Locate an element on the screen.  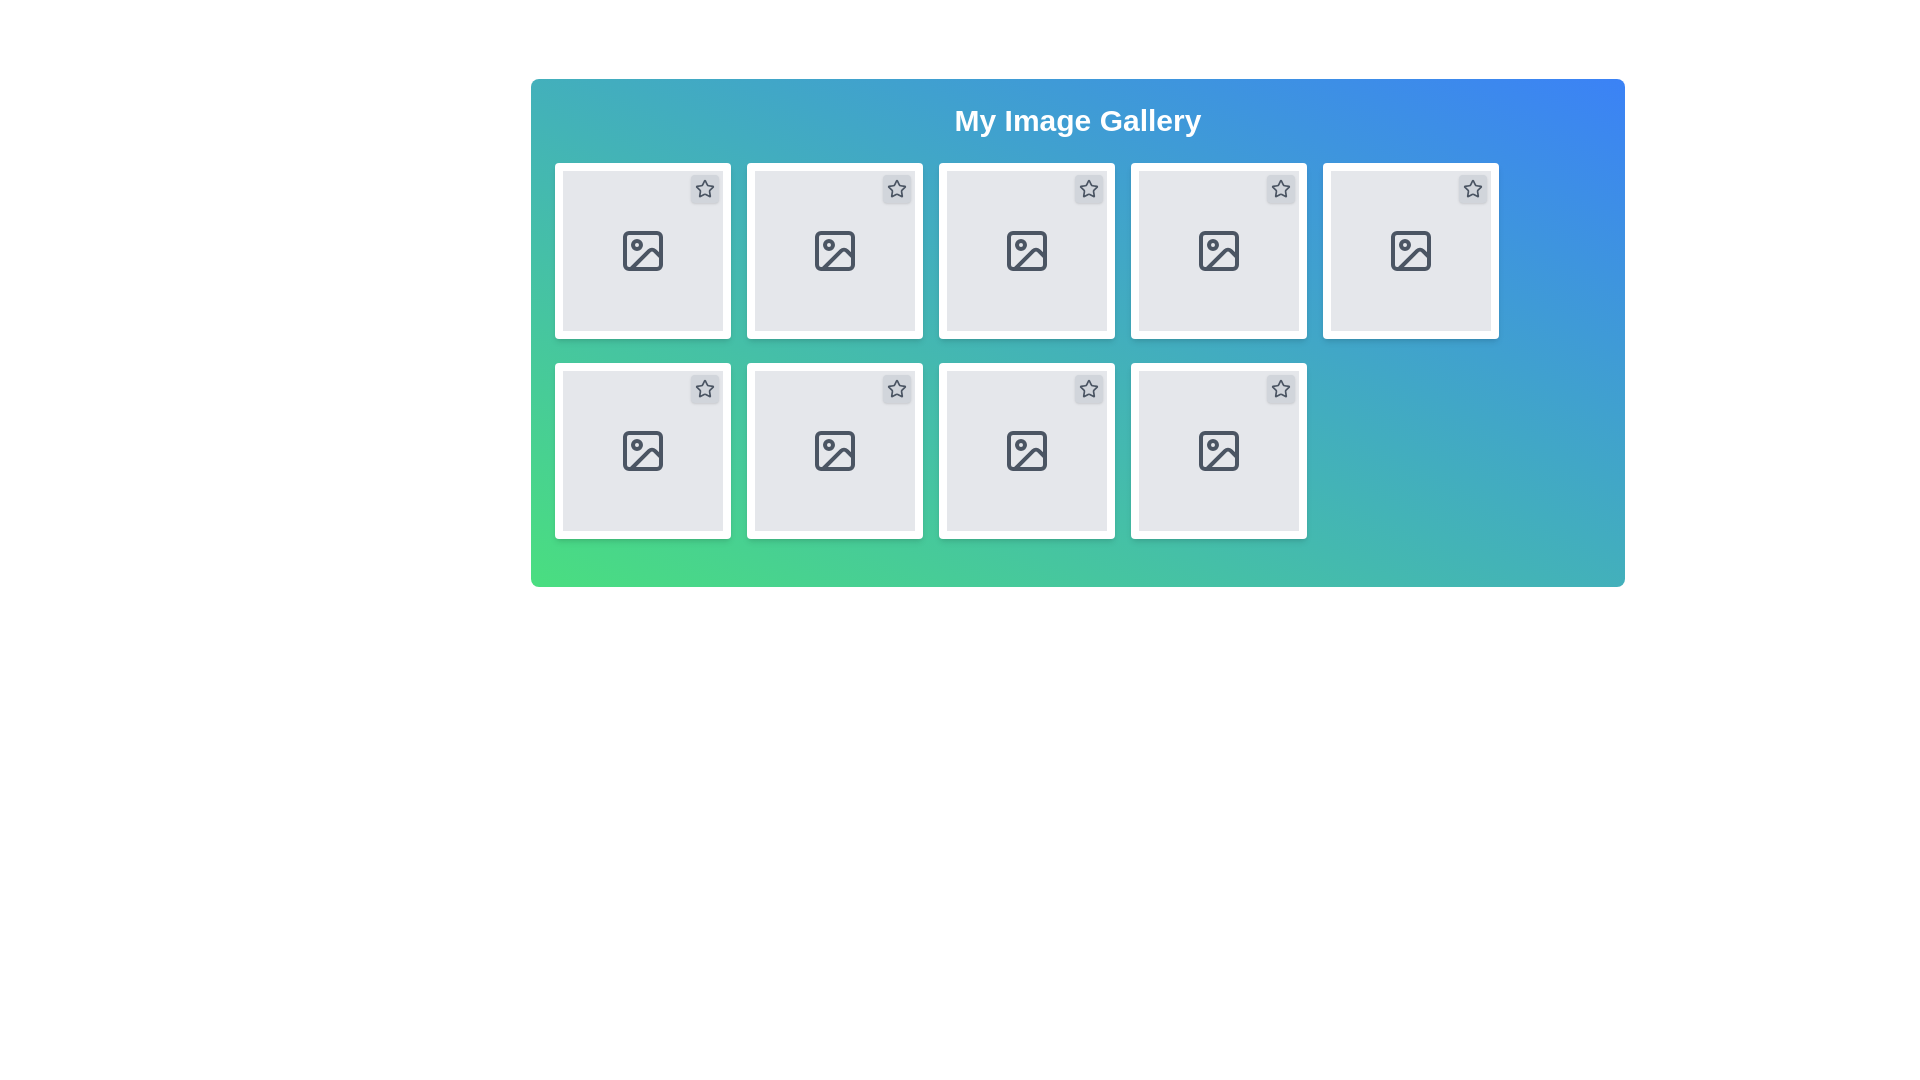
the image placeholder icon located in the third row, second column of the 'My Image Gallery' section is located at coordinates (1027, 451).